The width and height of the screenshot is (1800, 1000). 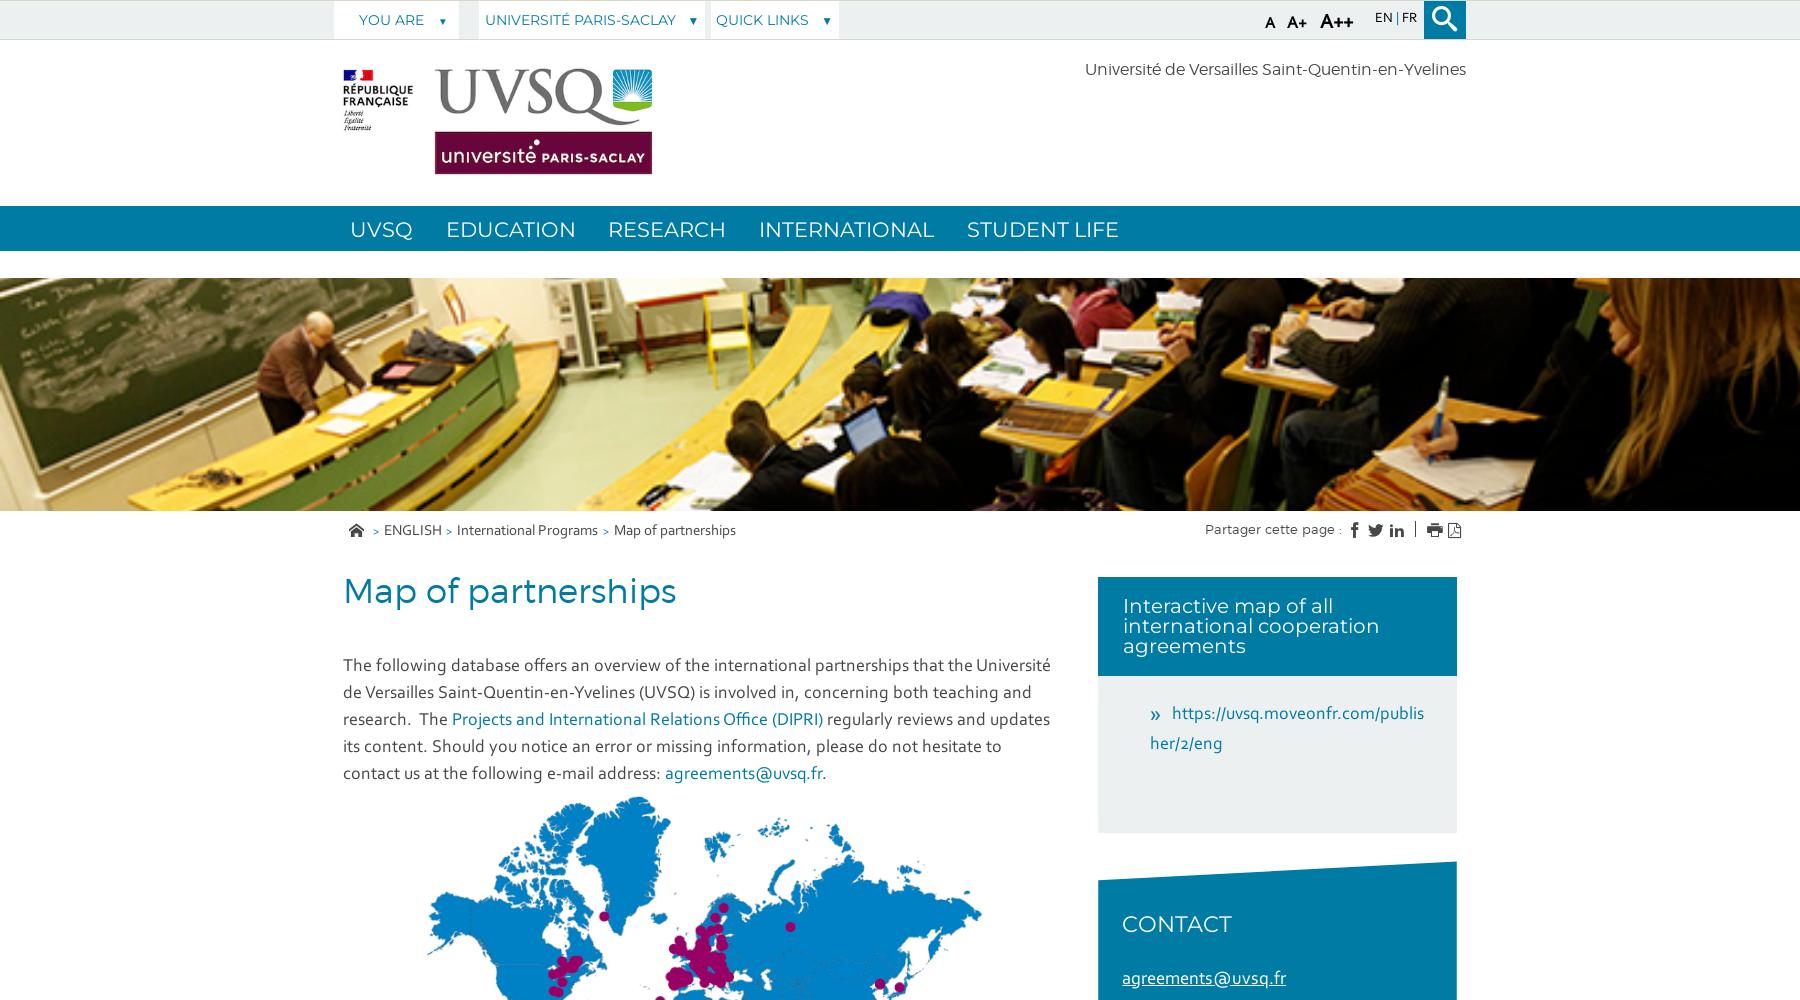 What do you see at coordinates (483, 20) in the screenshot?
I see `'Université Paris-Saclay'` at bounding box center [483, 20].